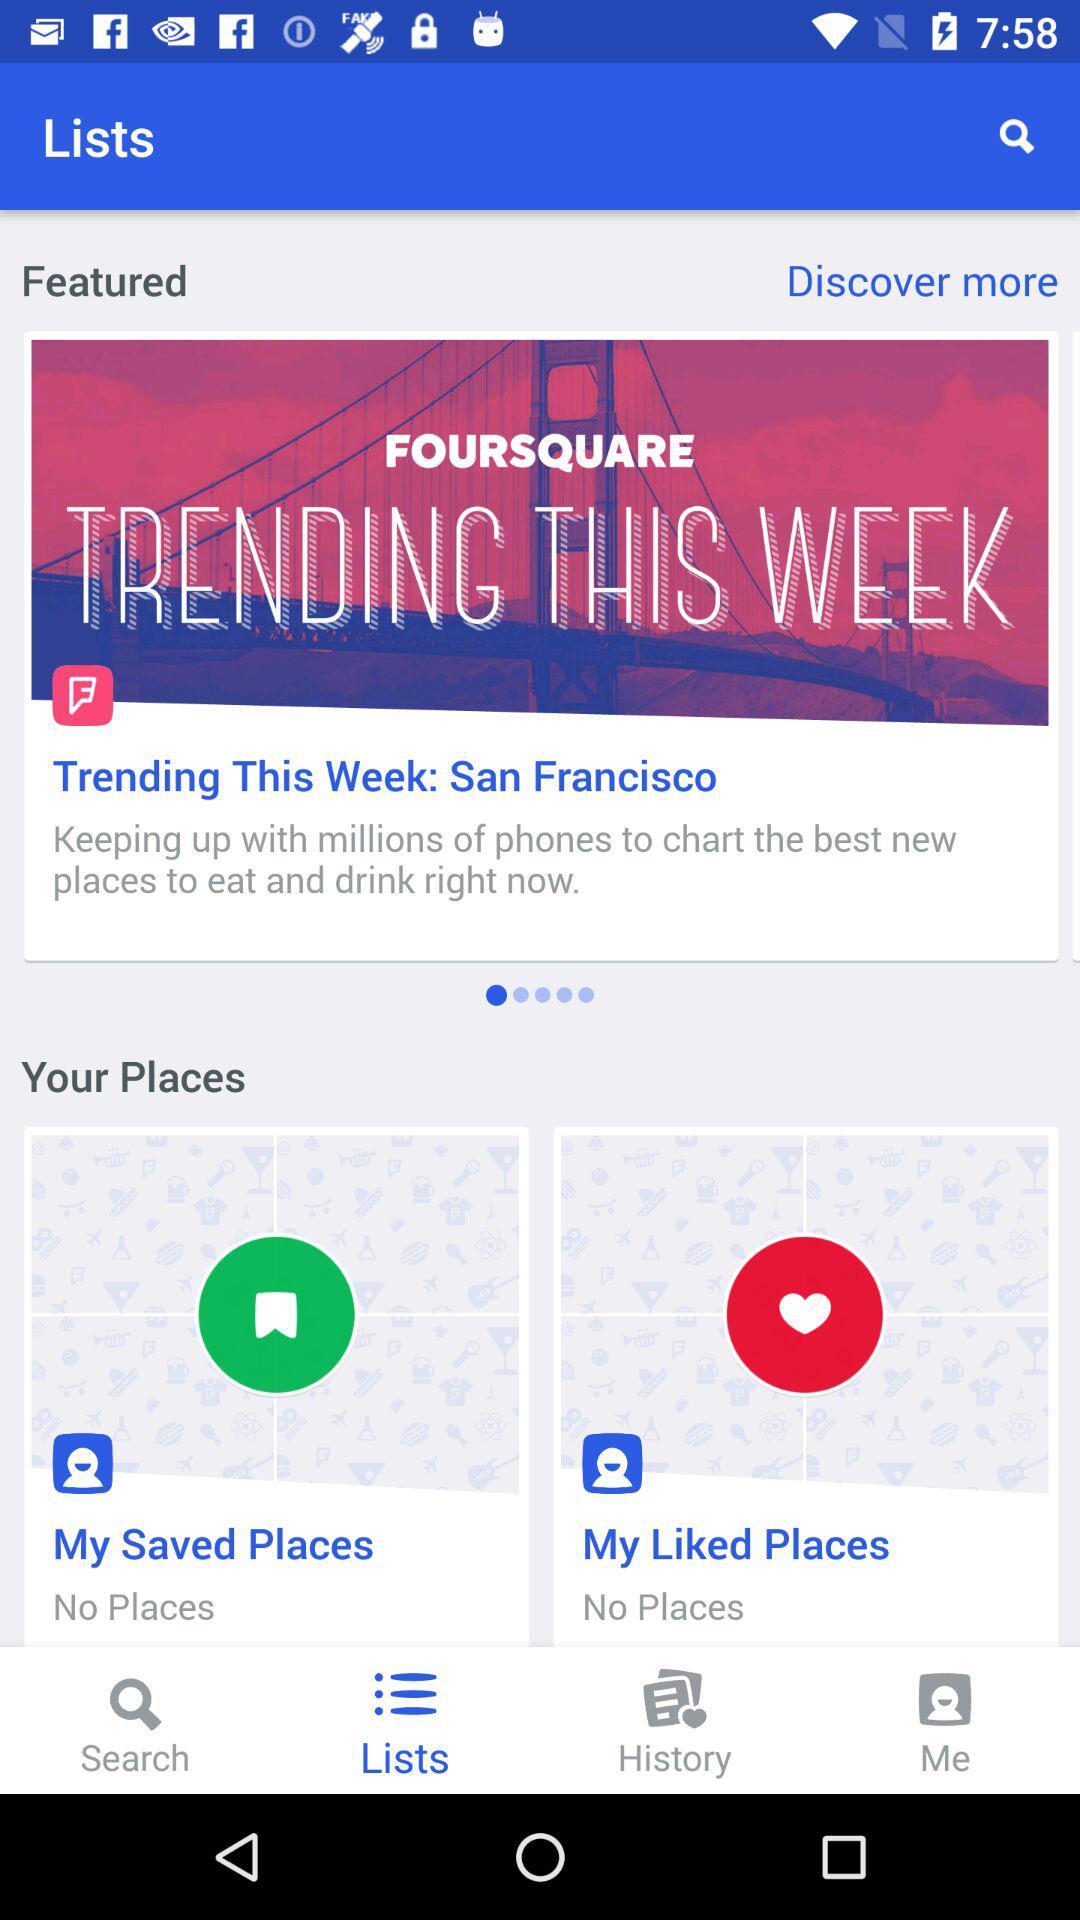 The image size is (1080, 1920). Describe the element at coordinates (275, 1397) in the screenshot. I see `the frame below the your places` at that location.